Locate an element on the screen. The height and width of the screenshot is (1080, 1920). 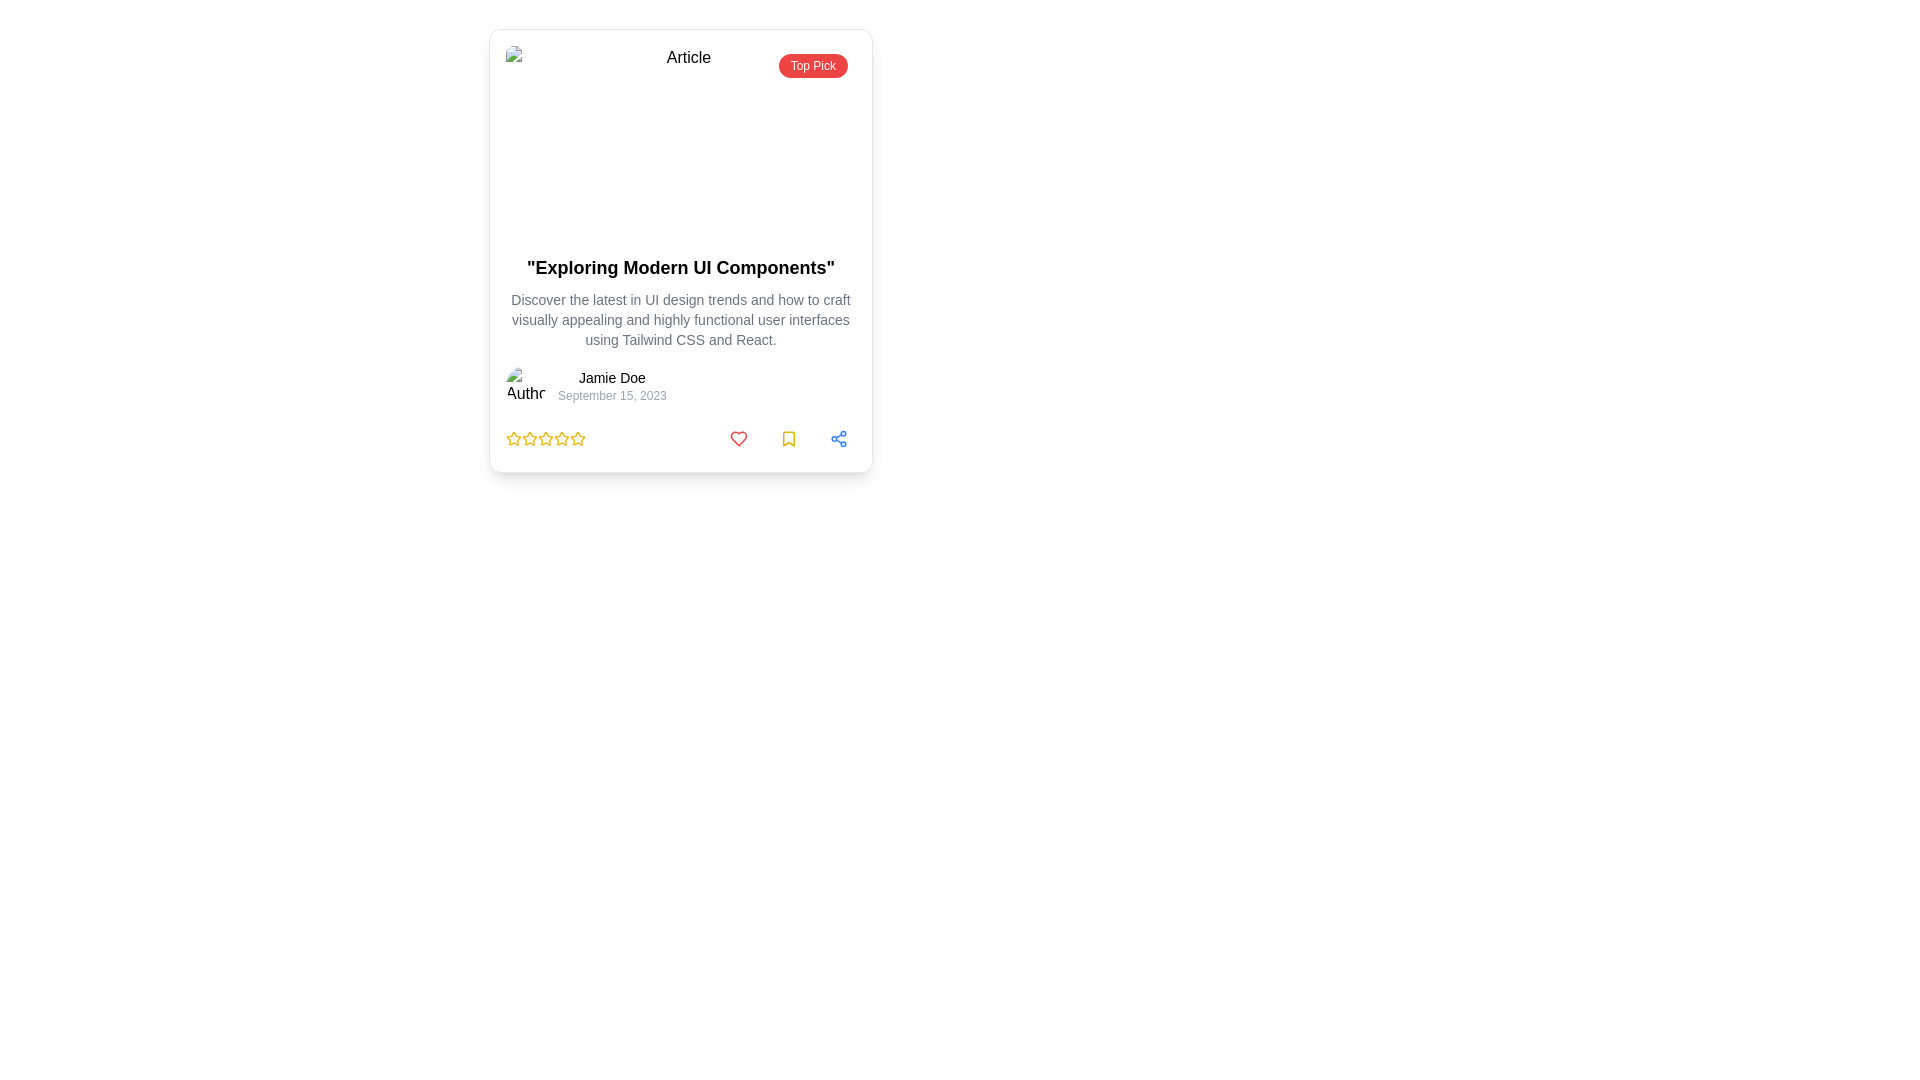
the fourth star-shaped icon with a yellow border and a transparent center in a row of five rating stars is located at coordinates (576, 437).